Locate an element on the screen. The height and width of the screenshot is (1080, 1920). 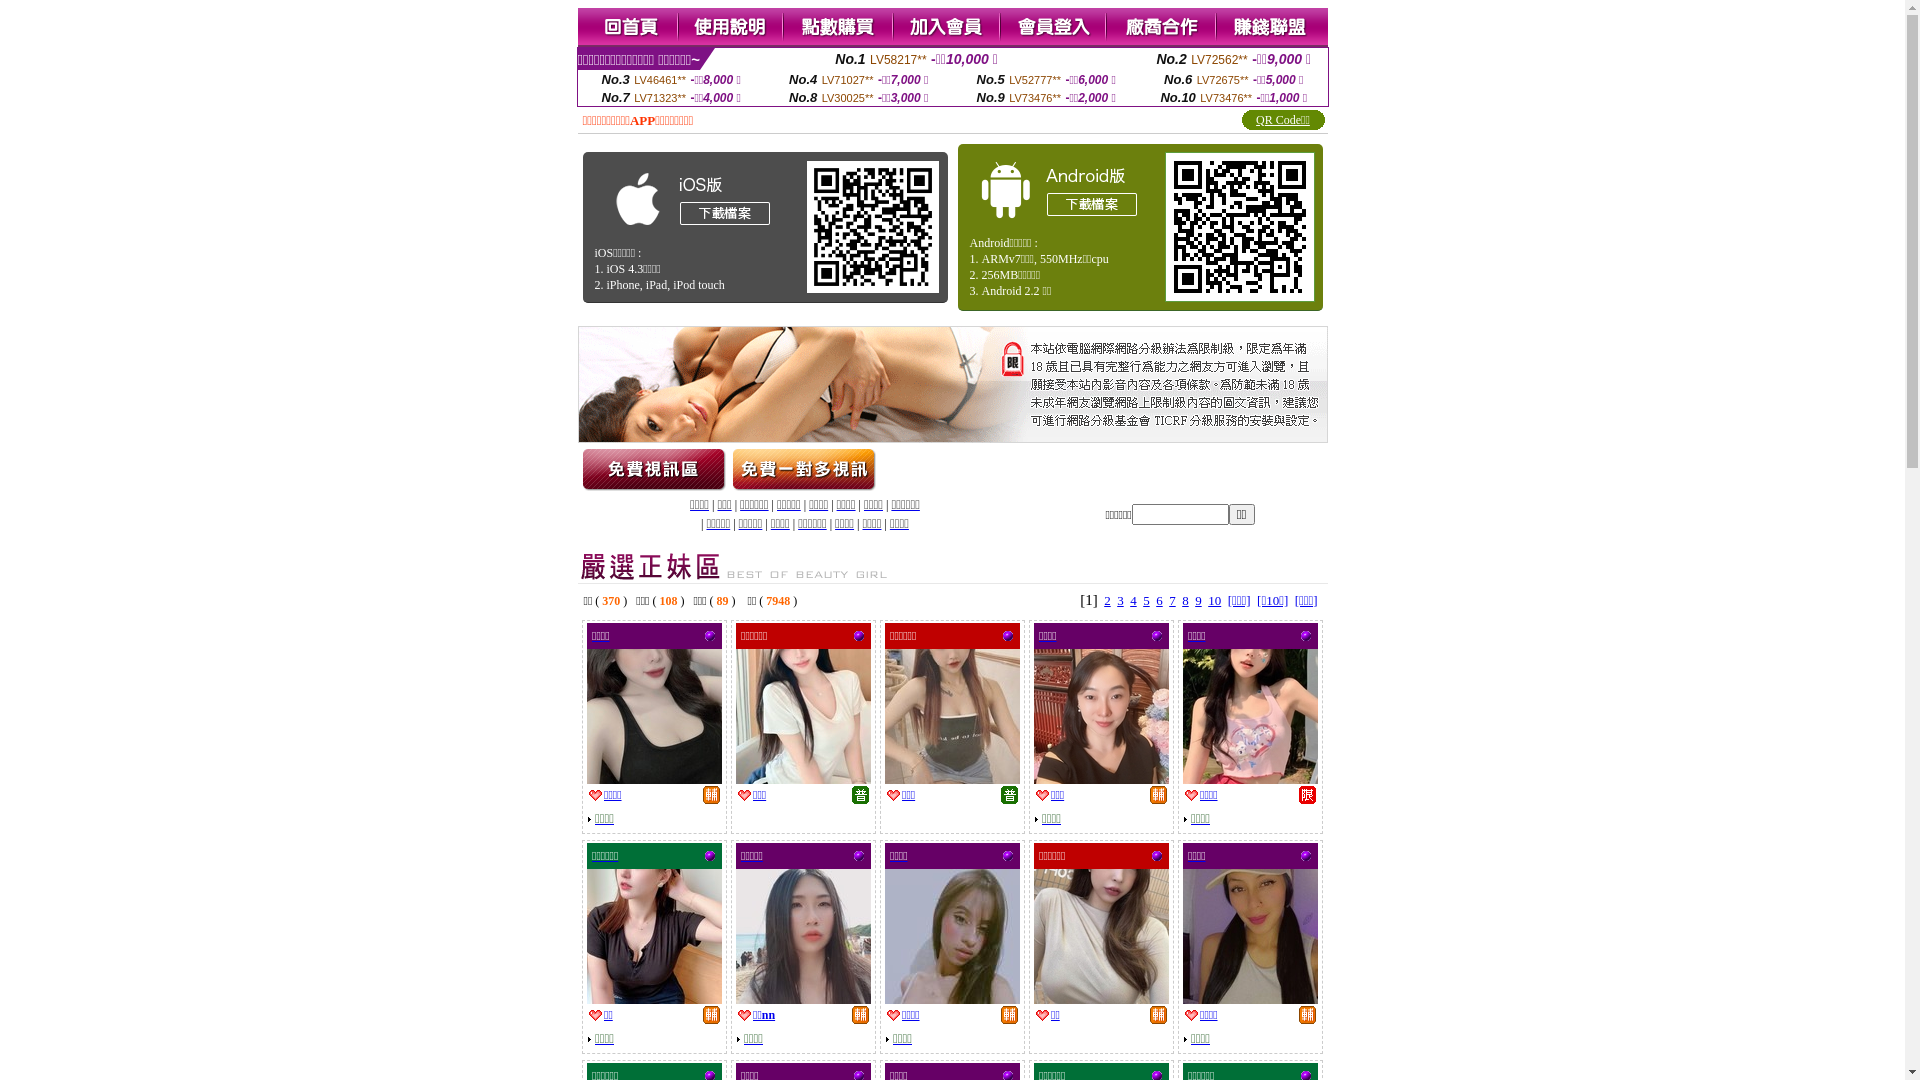
'8' is located at coordinates (1185, 599).